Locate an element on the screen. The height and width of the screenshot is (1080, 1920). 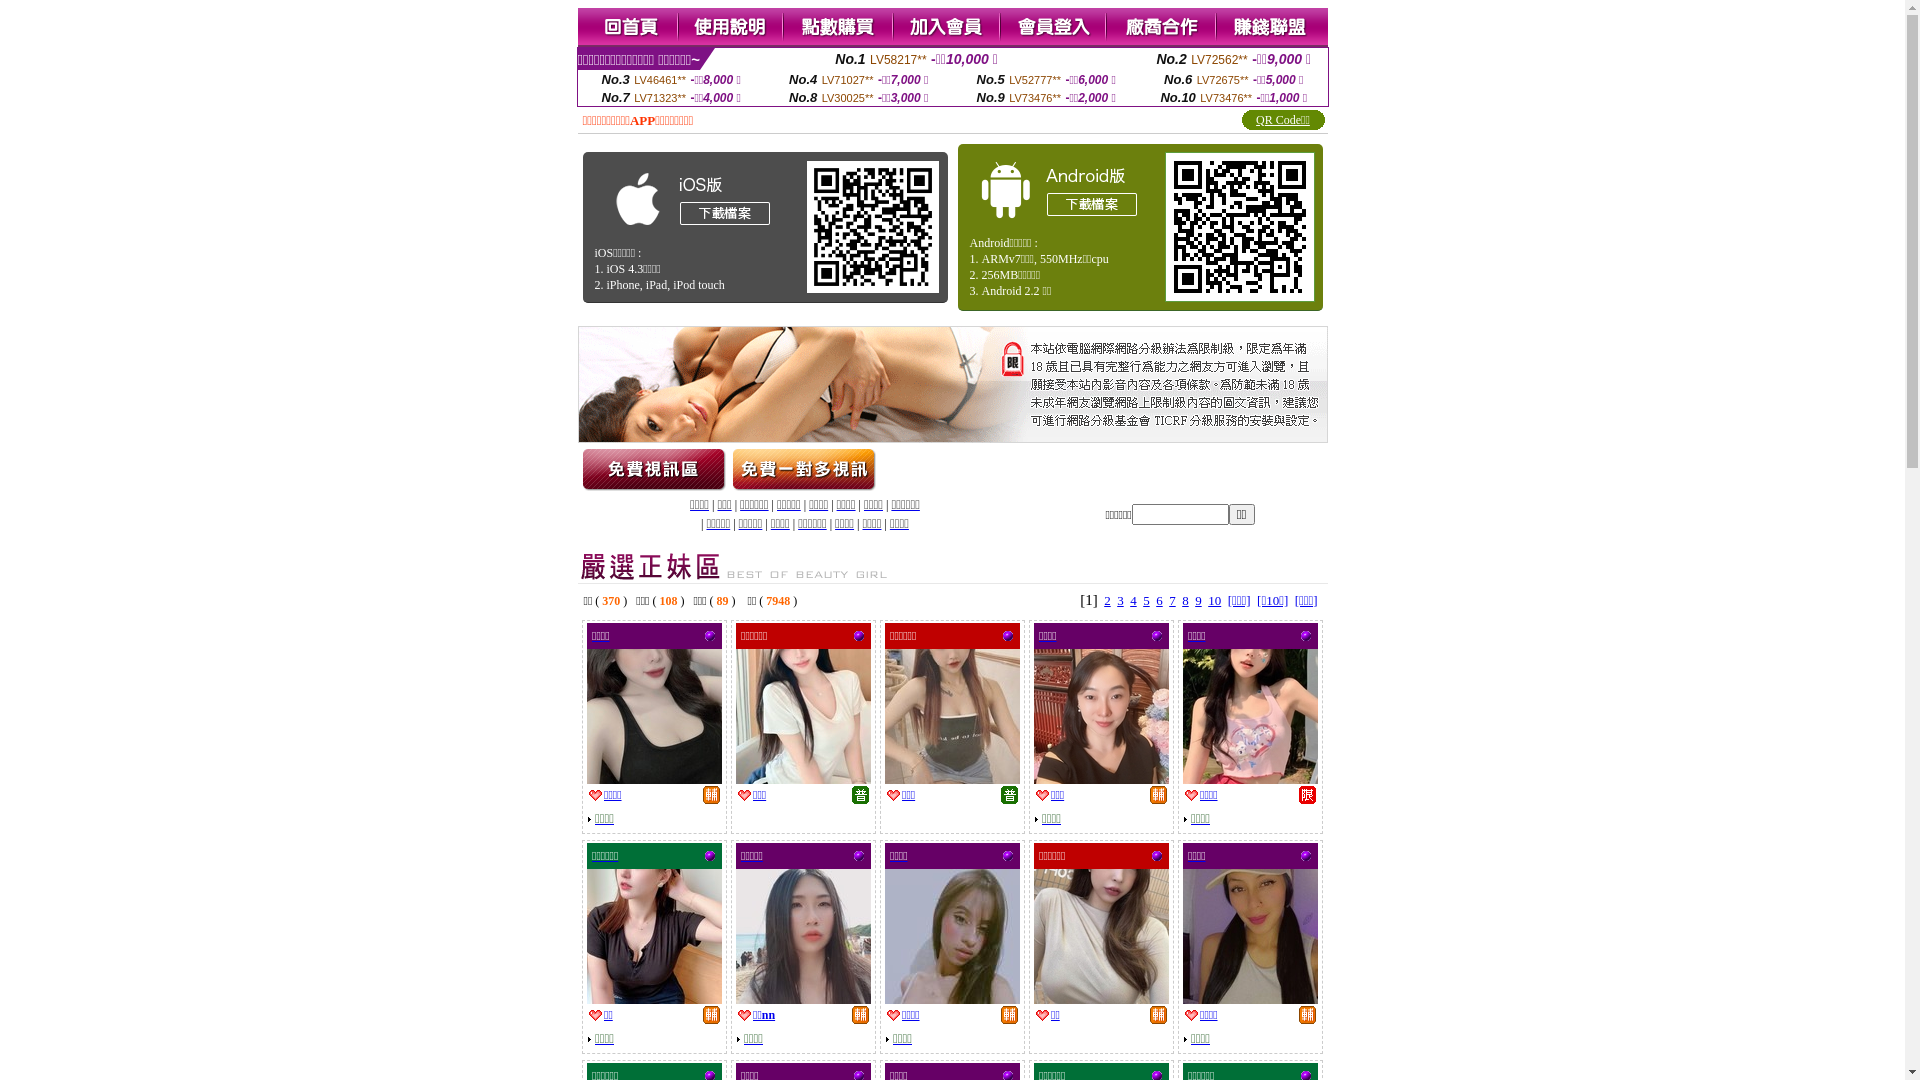
'8' is located at coordinates (1185, 599).